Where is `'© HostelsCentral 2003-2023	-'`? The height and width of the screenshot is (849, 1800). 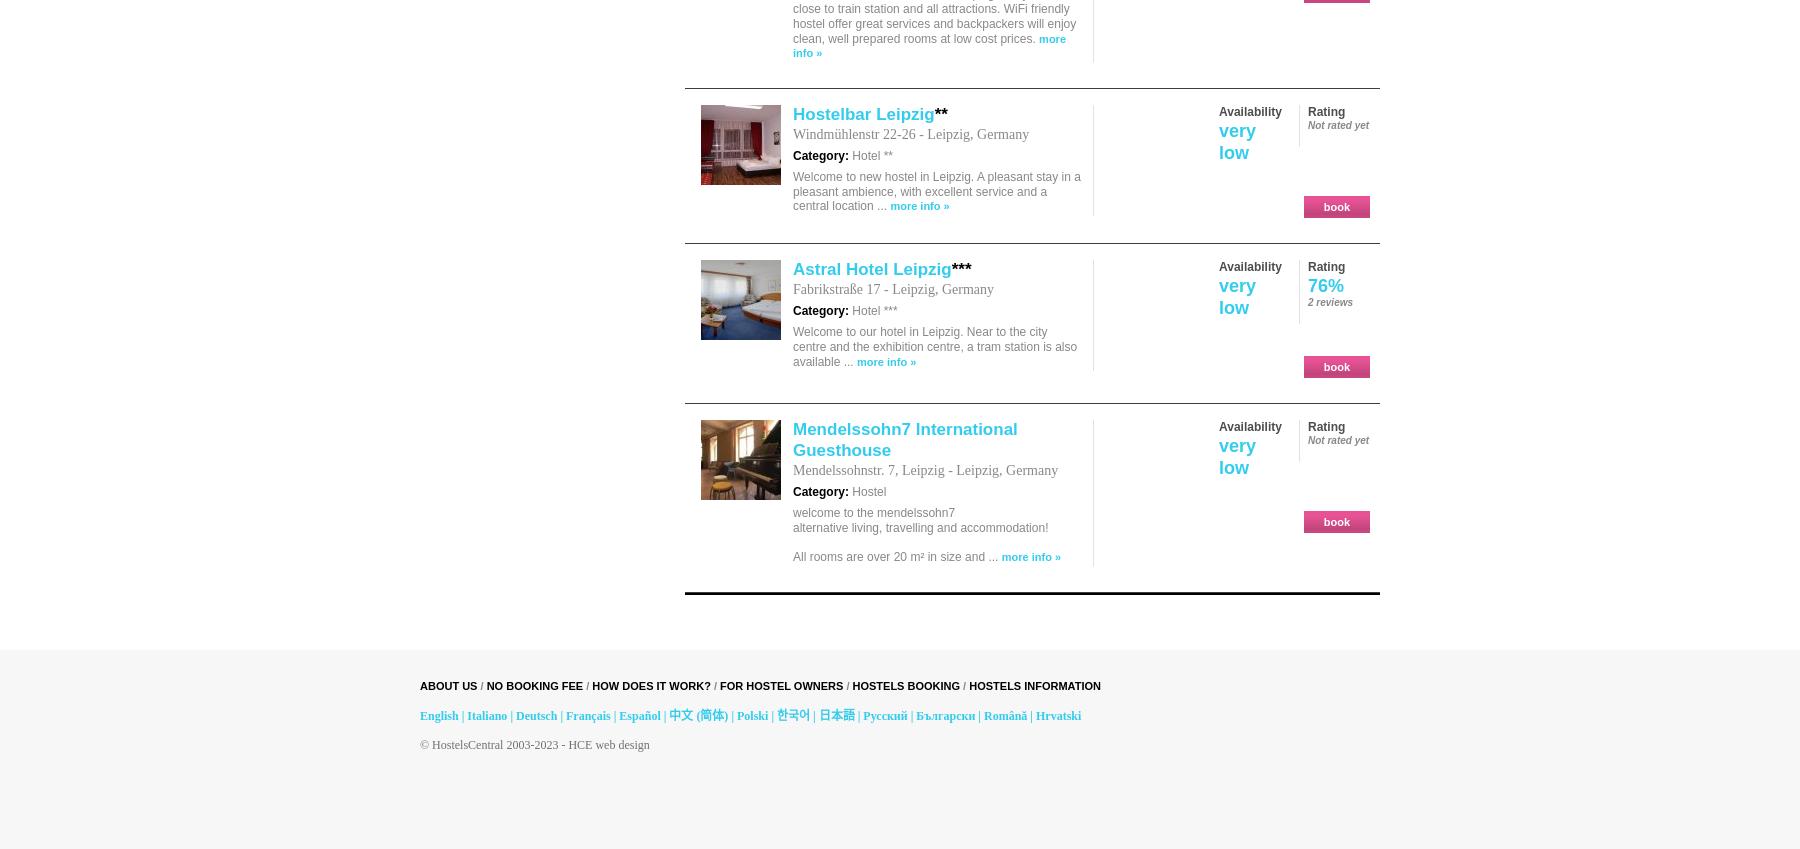
'© HostelsCentral 2003-2023	-' is located at coordinates (419, 744).